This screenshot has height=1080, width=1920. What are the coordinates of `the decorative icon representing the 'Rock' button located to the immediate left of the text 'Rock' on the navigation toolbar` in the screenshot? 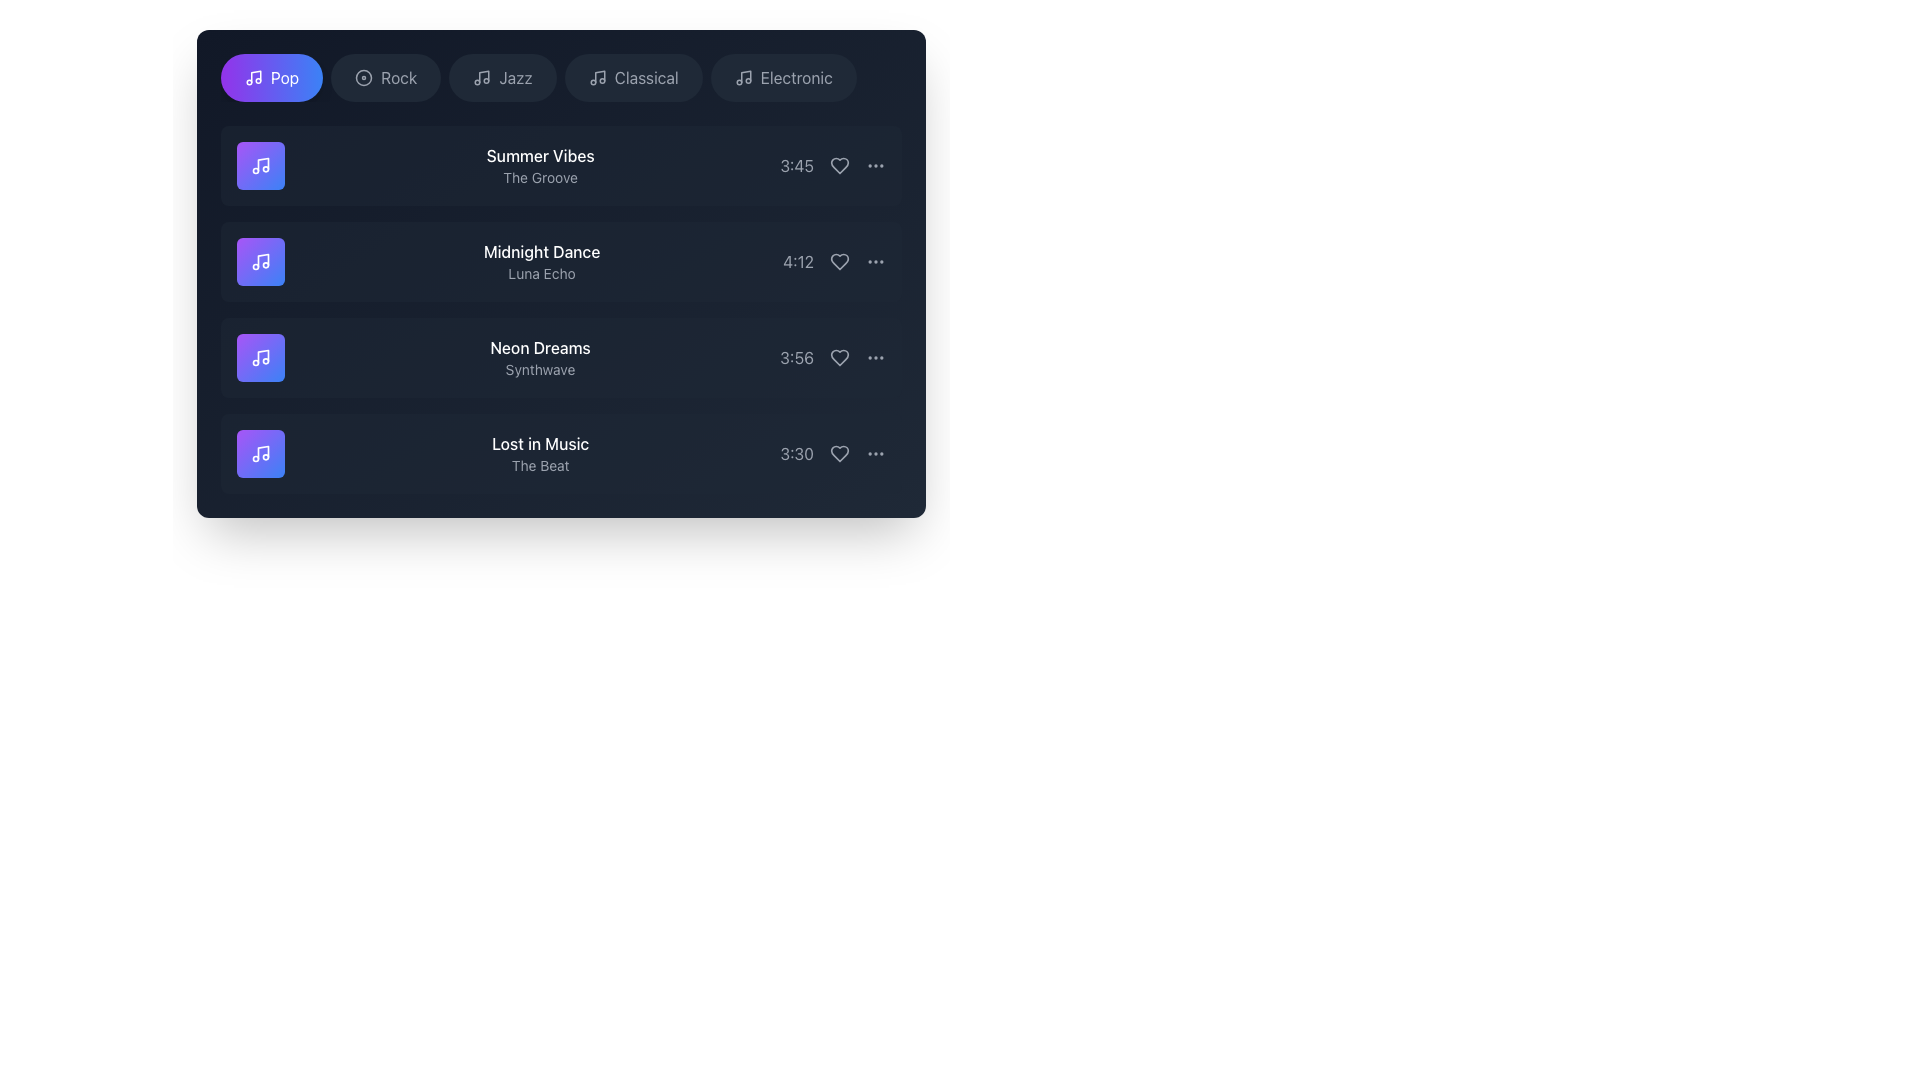 It's located at (364, 76).